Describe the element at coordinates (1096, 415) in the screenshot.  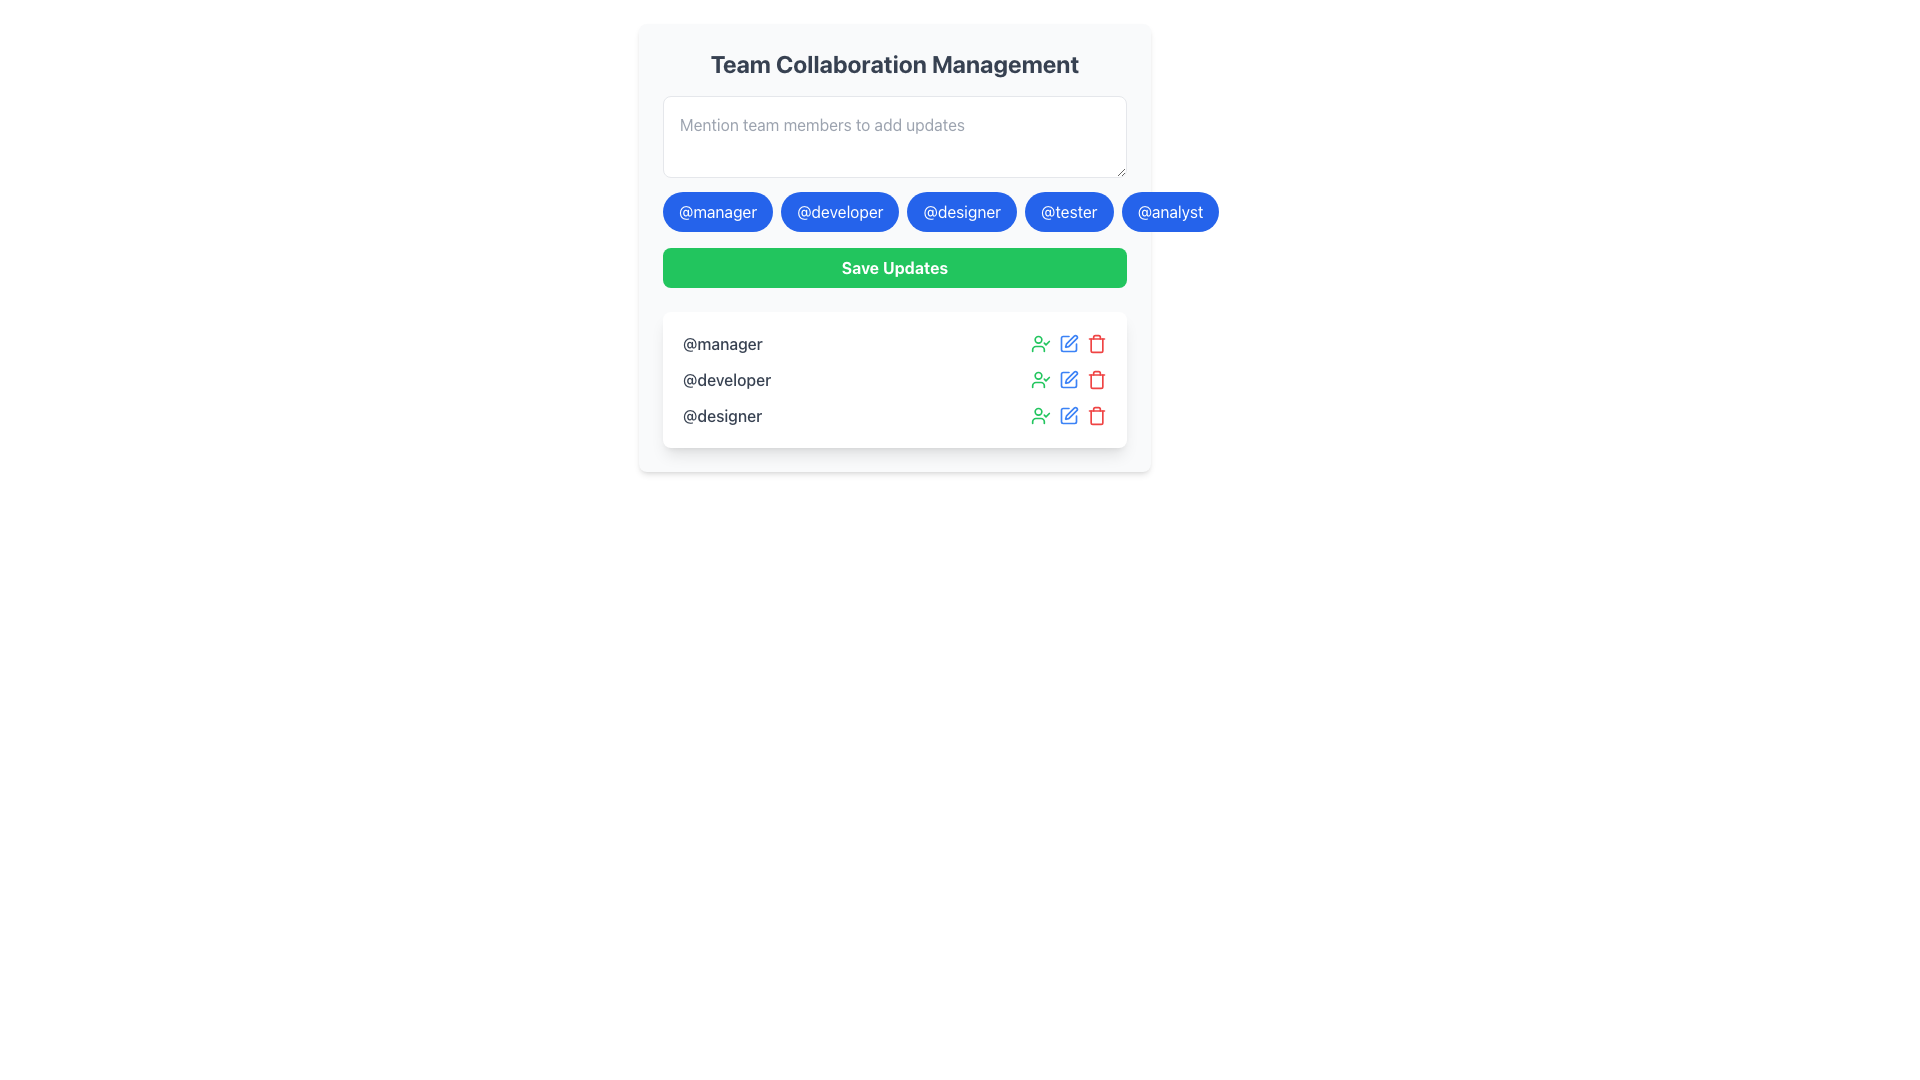
I see `the trash icon used for deleting the user '@designer' in the user list for accessibility navigation` at that location.